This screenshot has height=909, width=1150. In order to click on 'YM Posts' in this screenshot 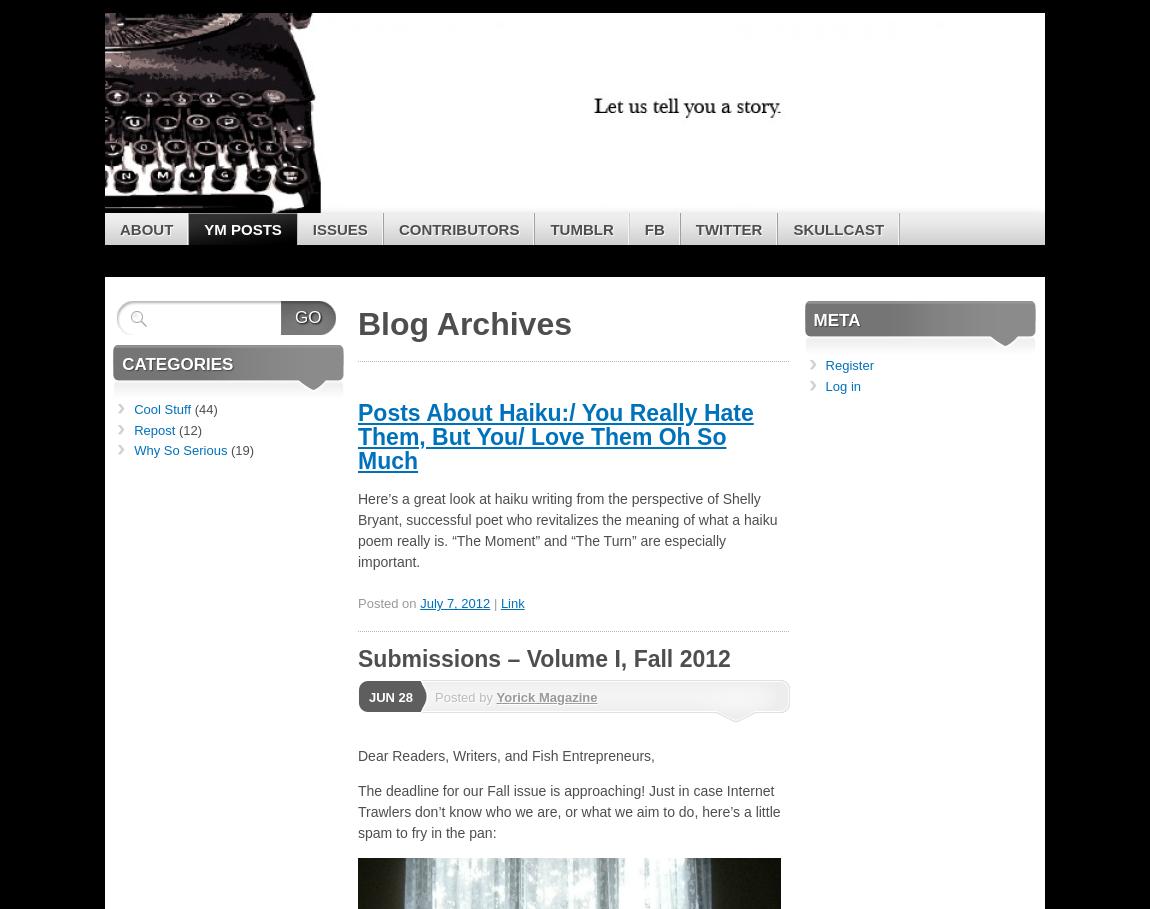, I will do `click(241, 227)`.